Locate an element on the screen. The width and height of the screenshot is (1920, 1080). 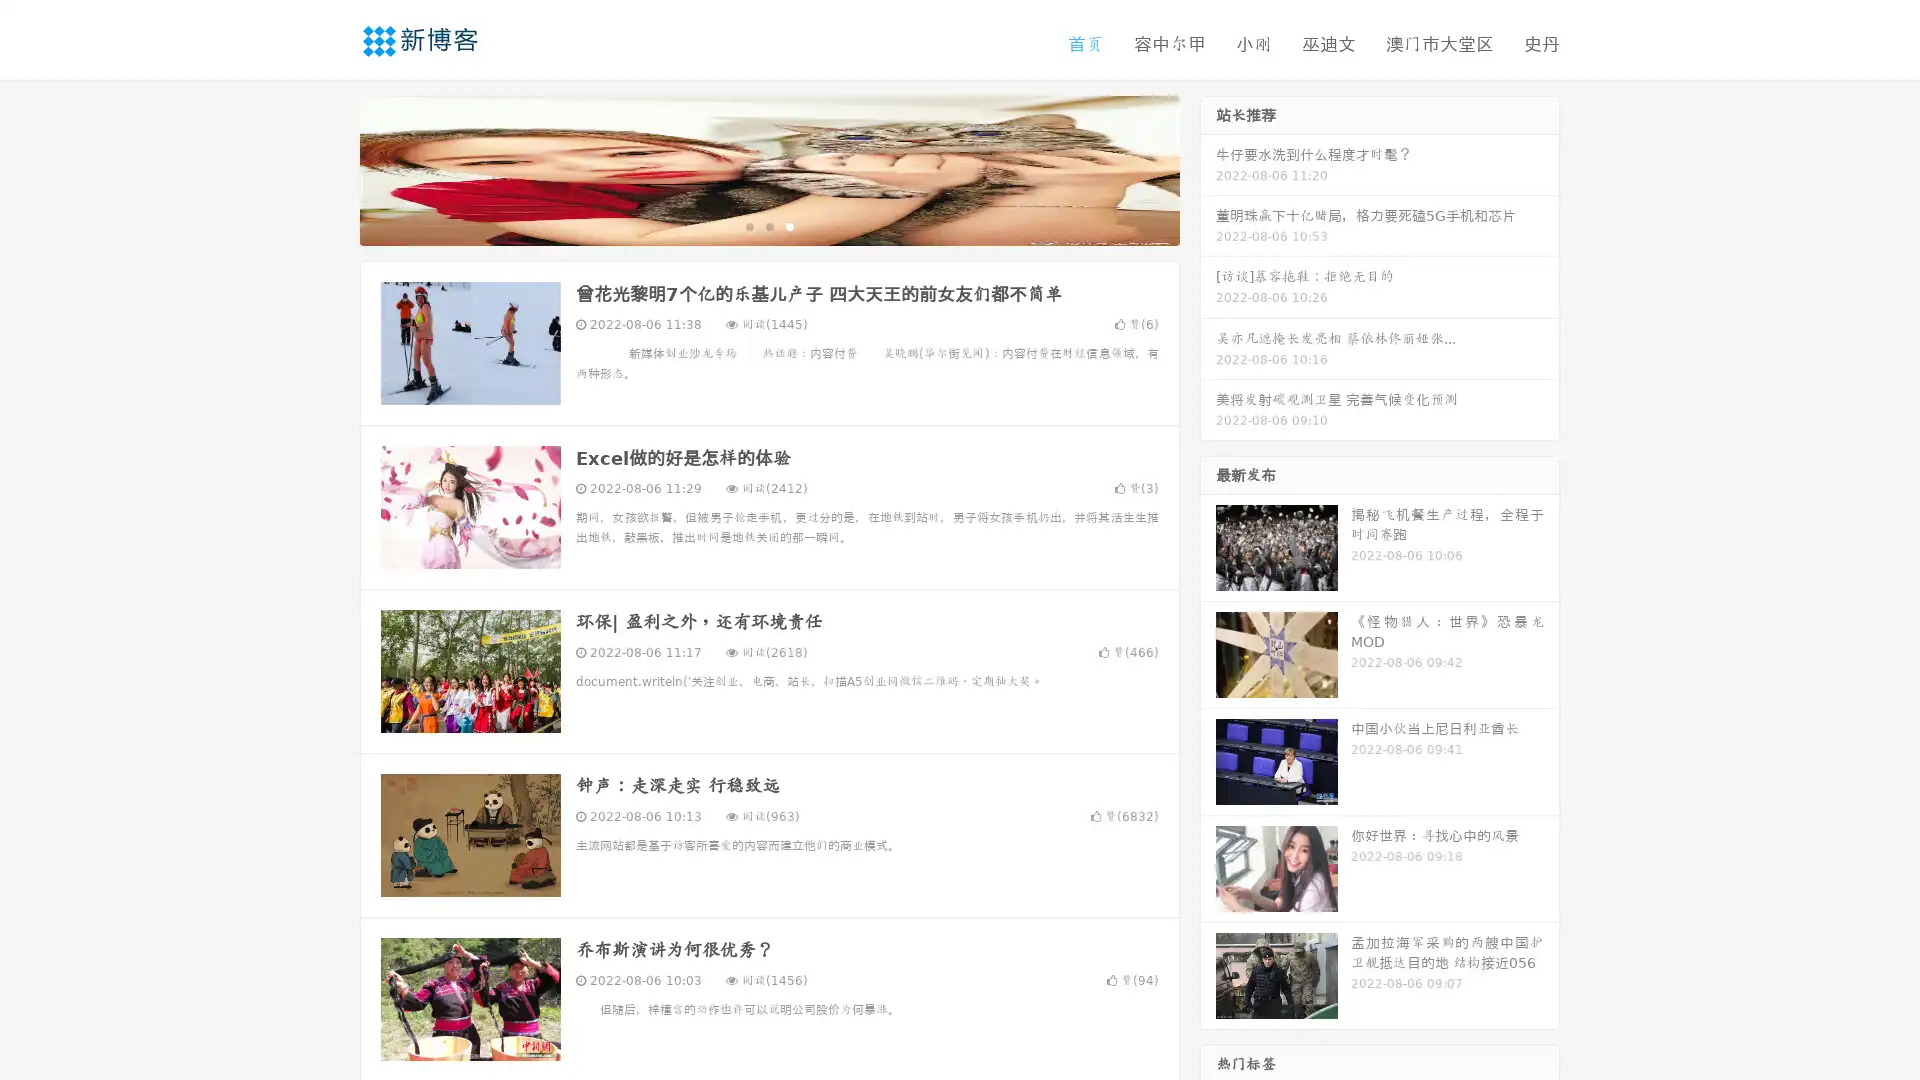
Go to slide 1 is located at coordinates (748, 225).